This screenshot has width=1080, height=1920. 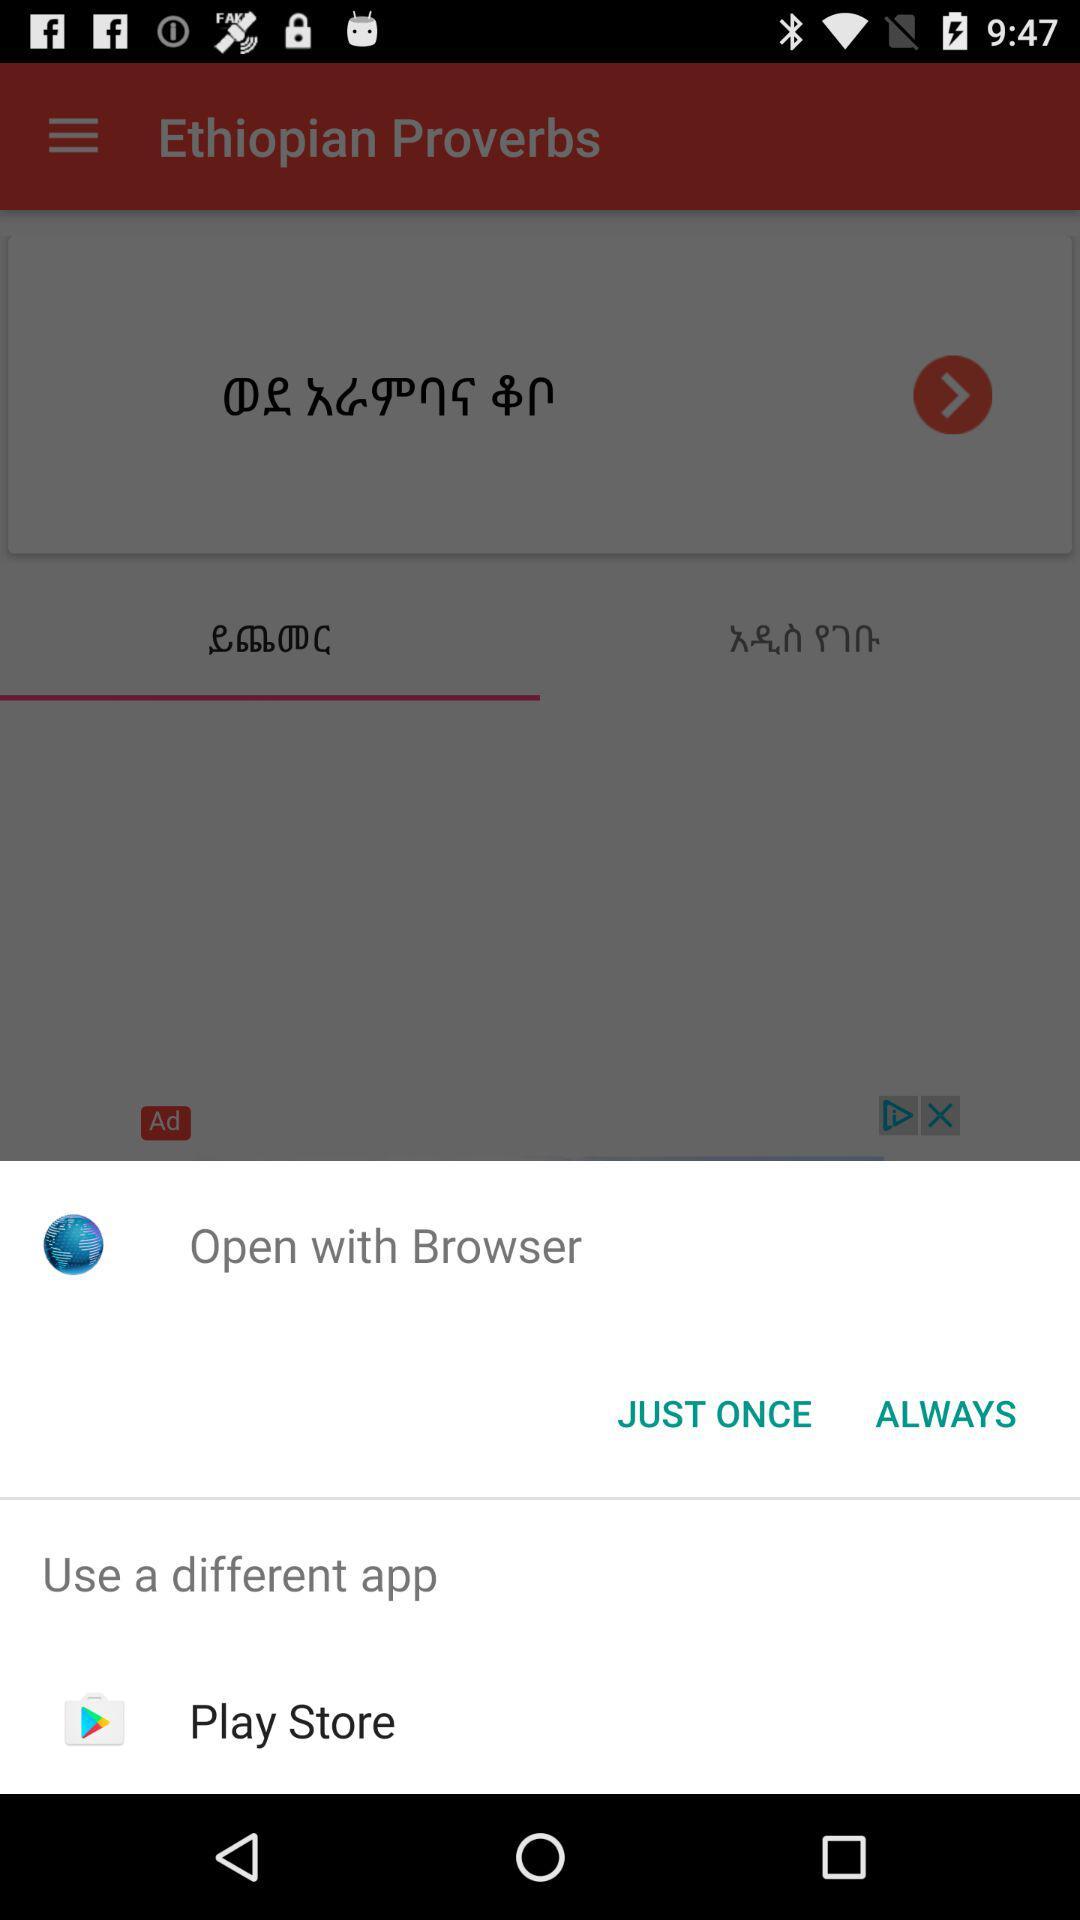 I want to click on play store app, so click(x=292, y=1719).